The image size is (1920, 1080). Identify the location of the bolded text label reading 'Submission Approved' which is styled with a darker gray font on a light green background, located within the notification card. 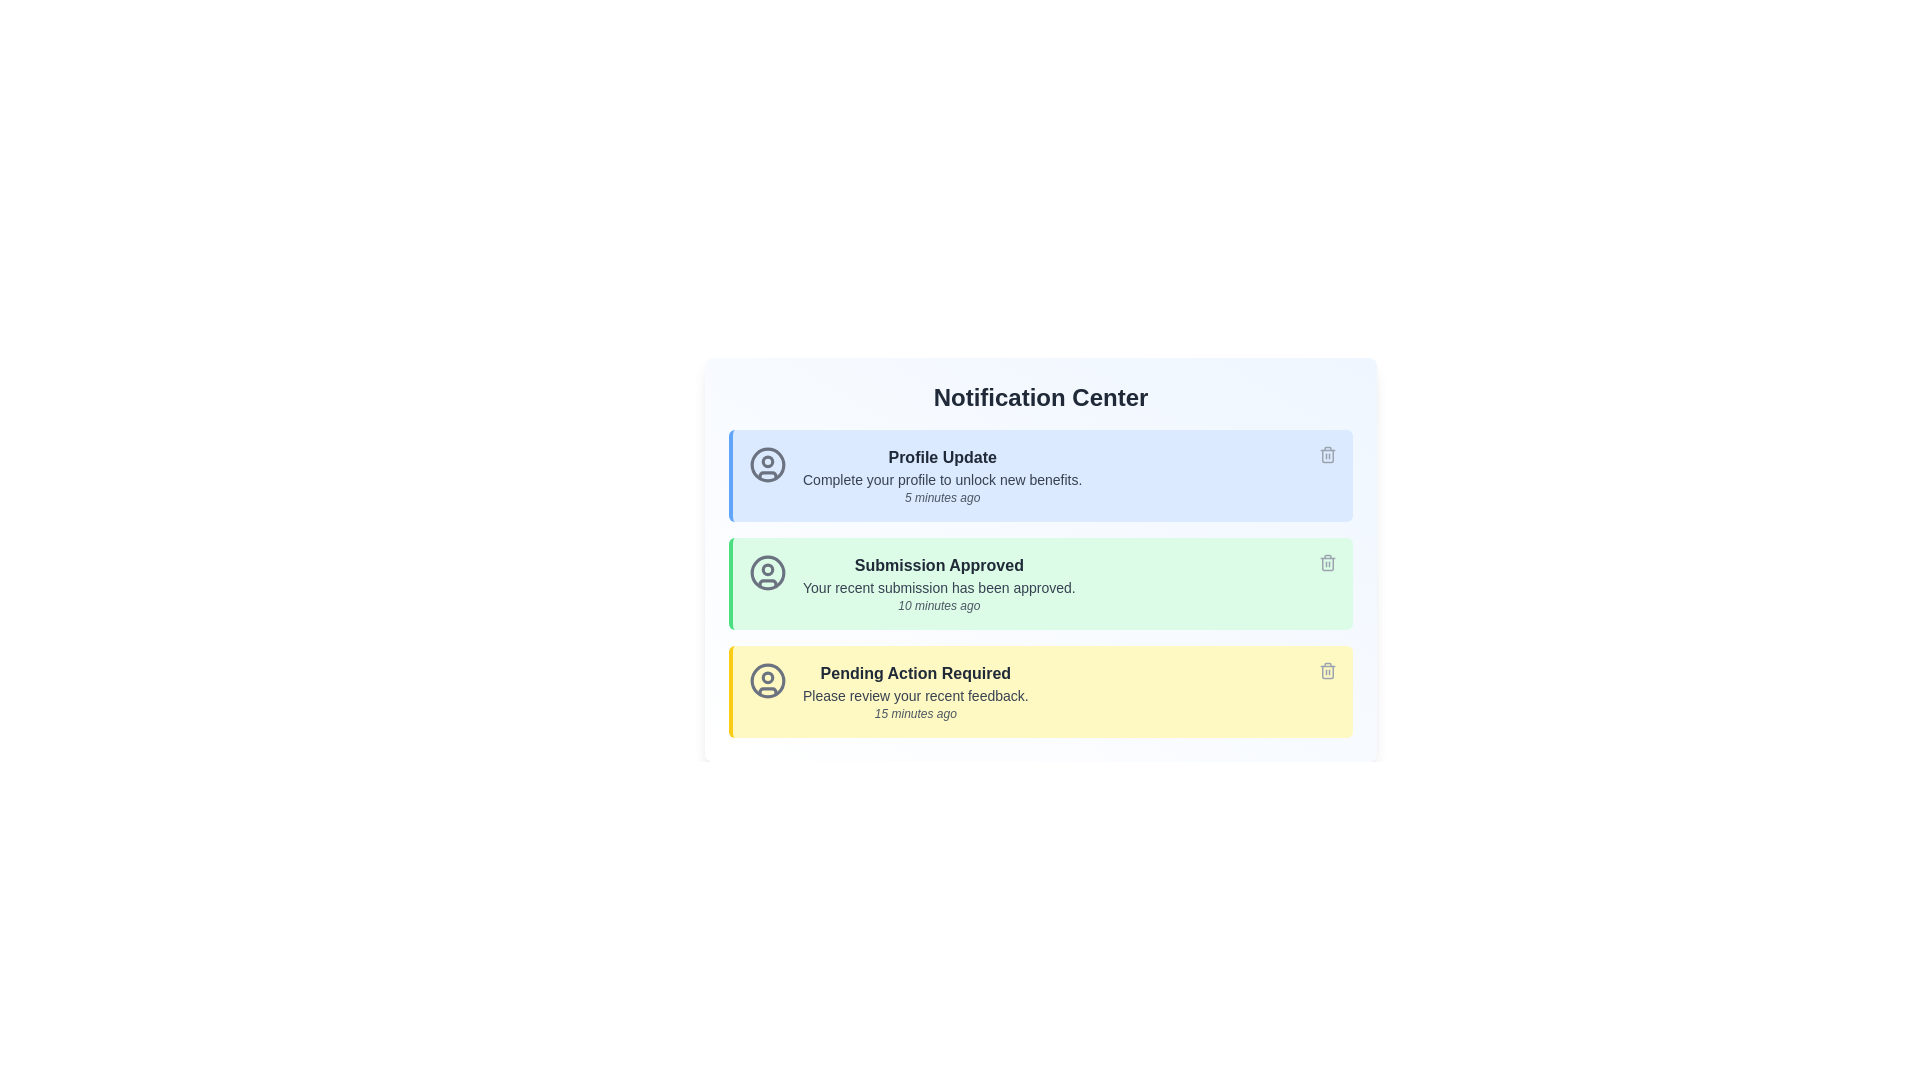
(938, 566).